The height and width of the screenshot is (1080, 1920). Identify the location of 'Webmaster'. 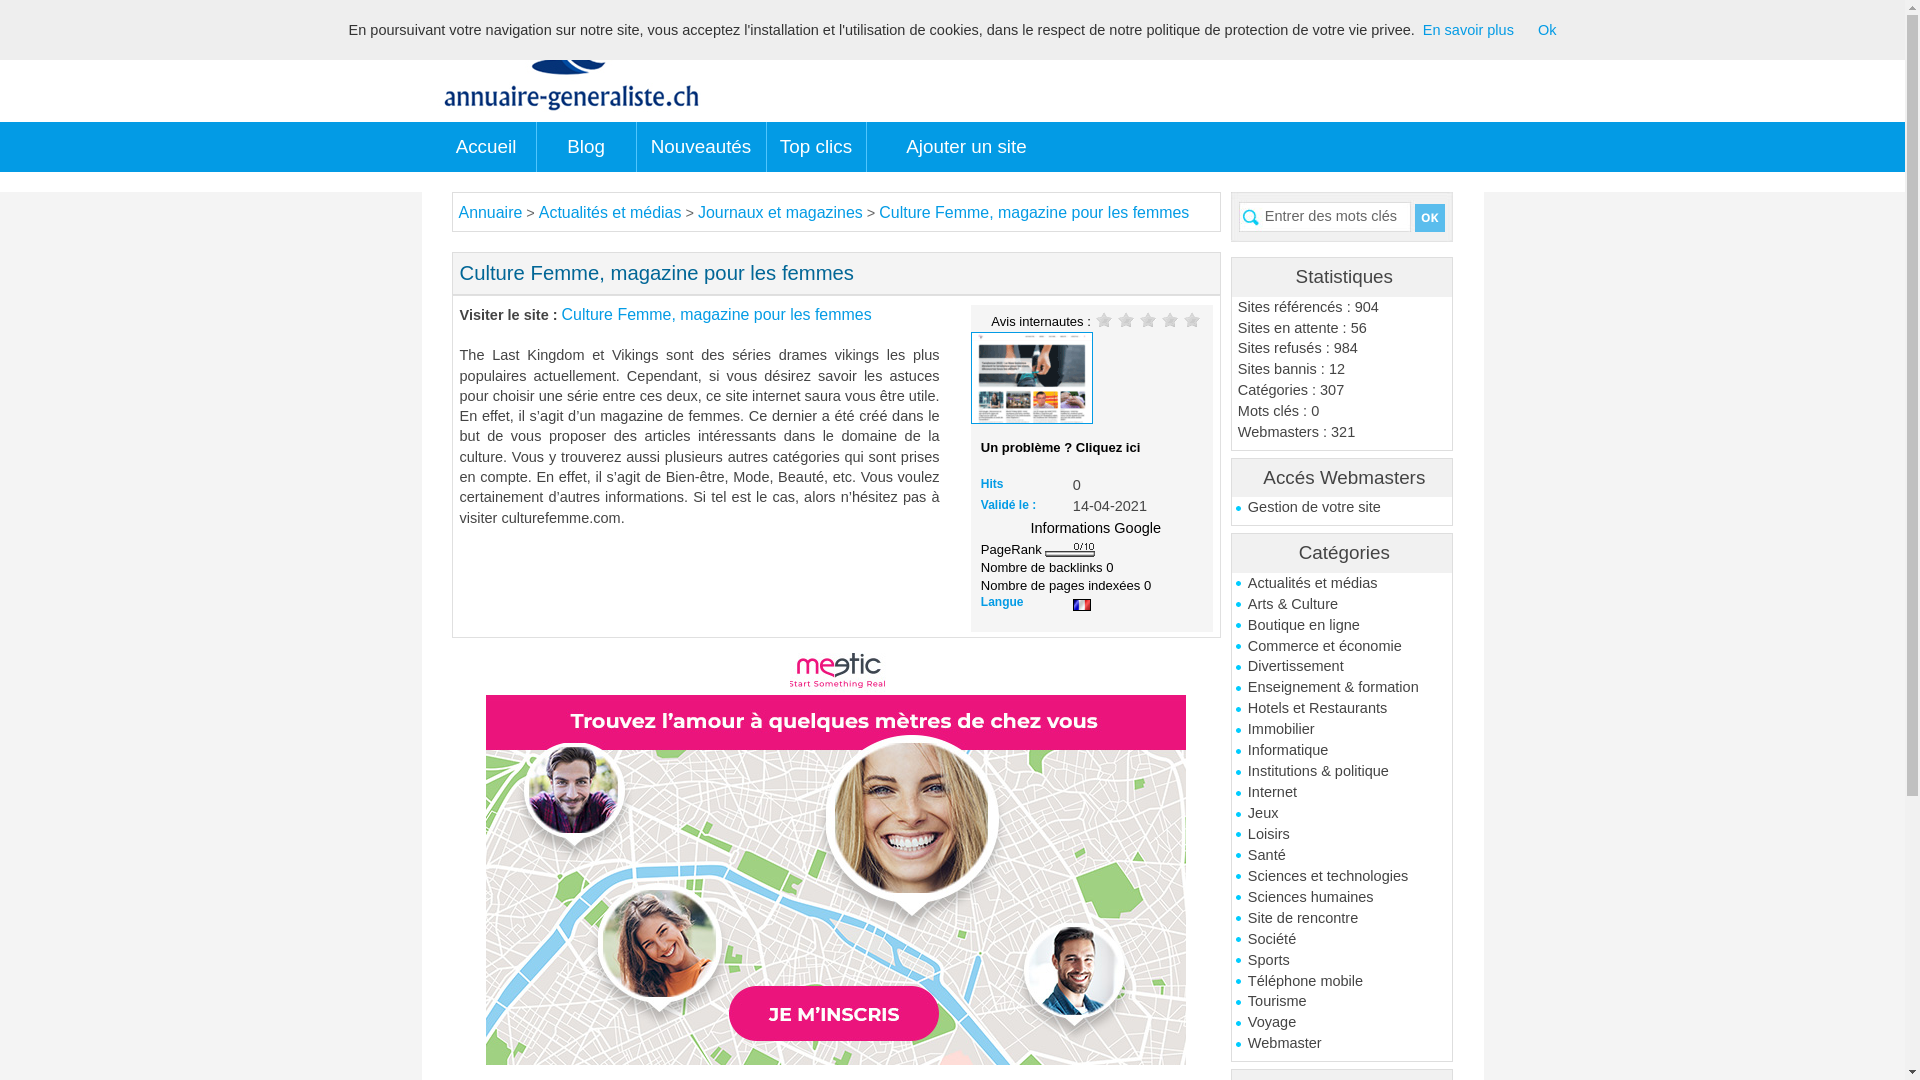
(1342, 1042).